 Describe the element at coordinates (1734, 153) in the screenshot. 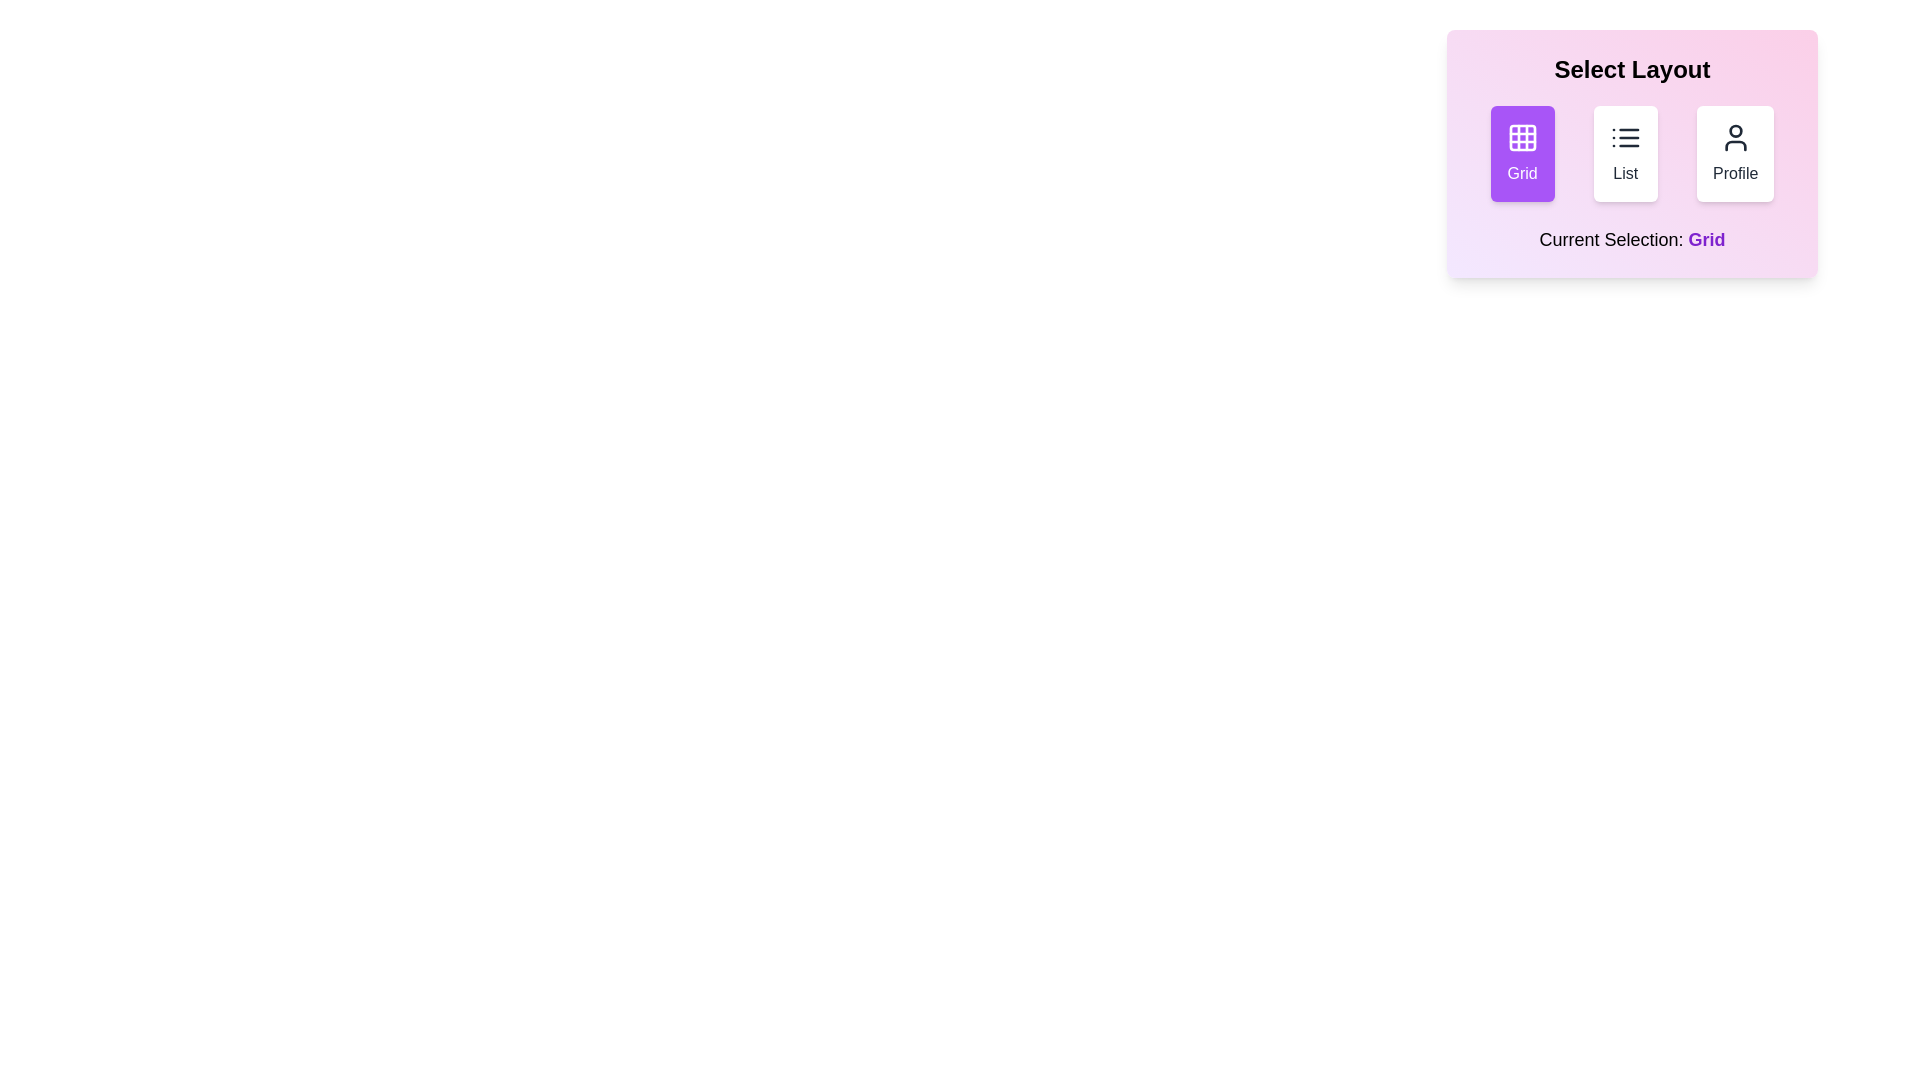

I see `the layout option Profile to see its hover effect` at that location.